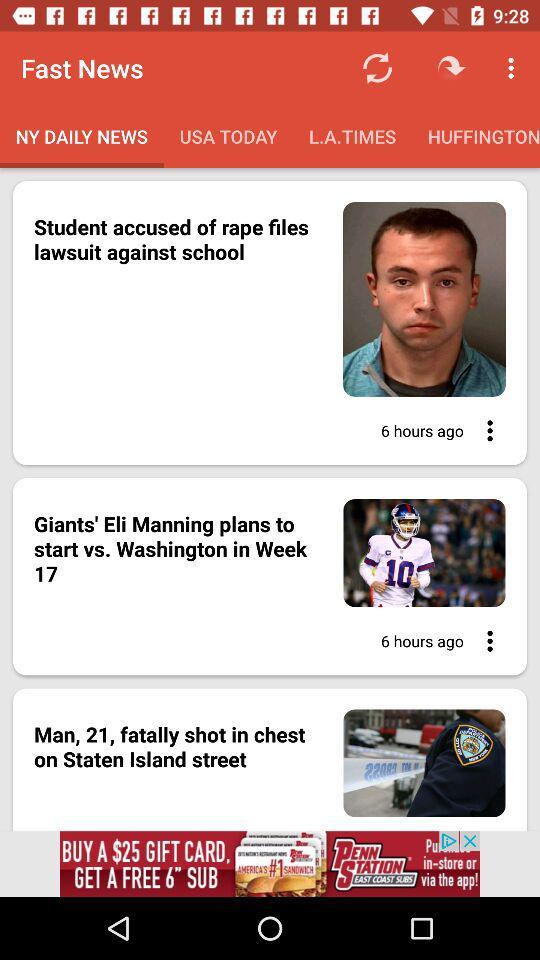 This screenshot has width=540, height=960. I want to click on open options in article, so click(483, 640).